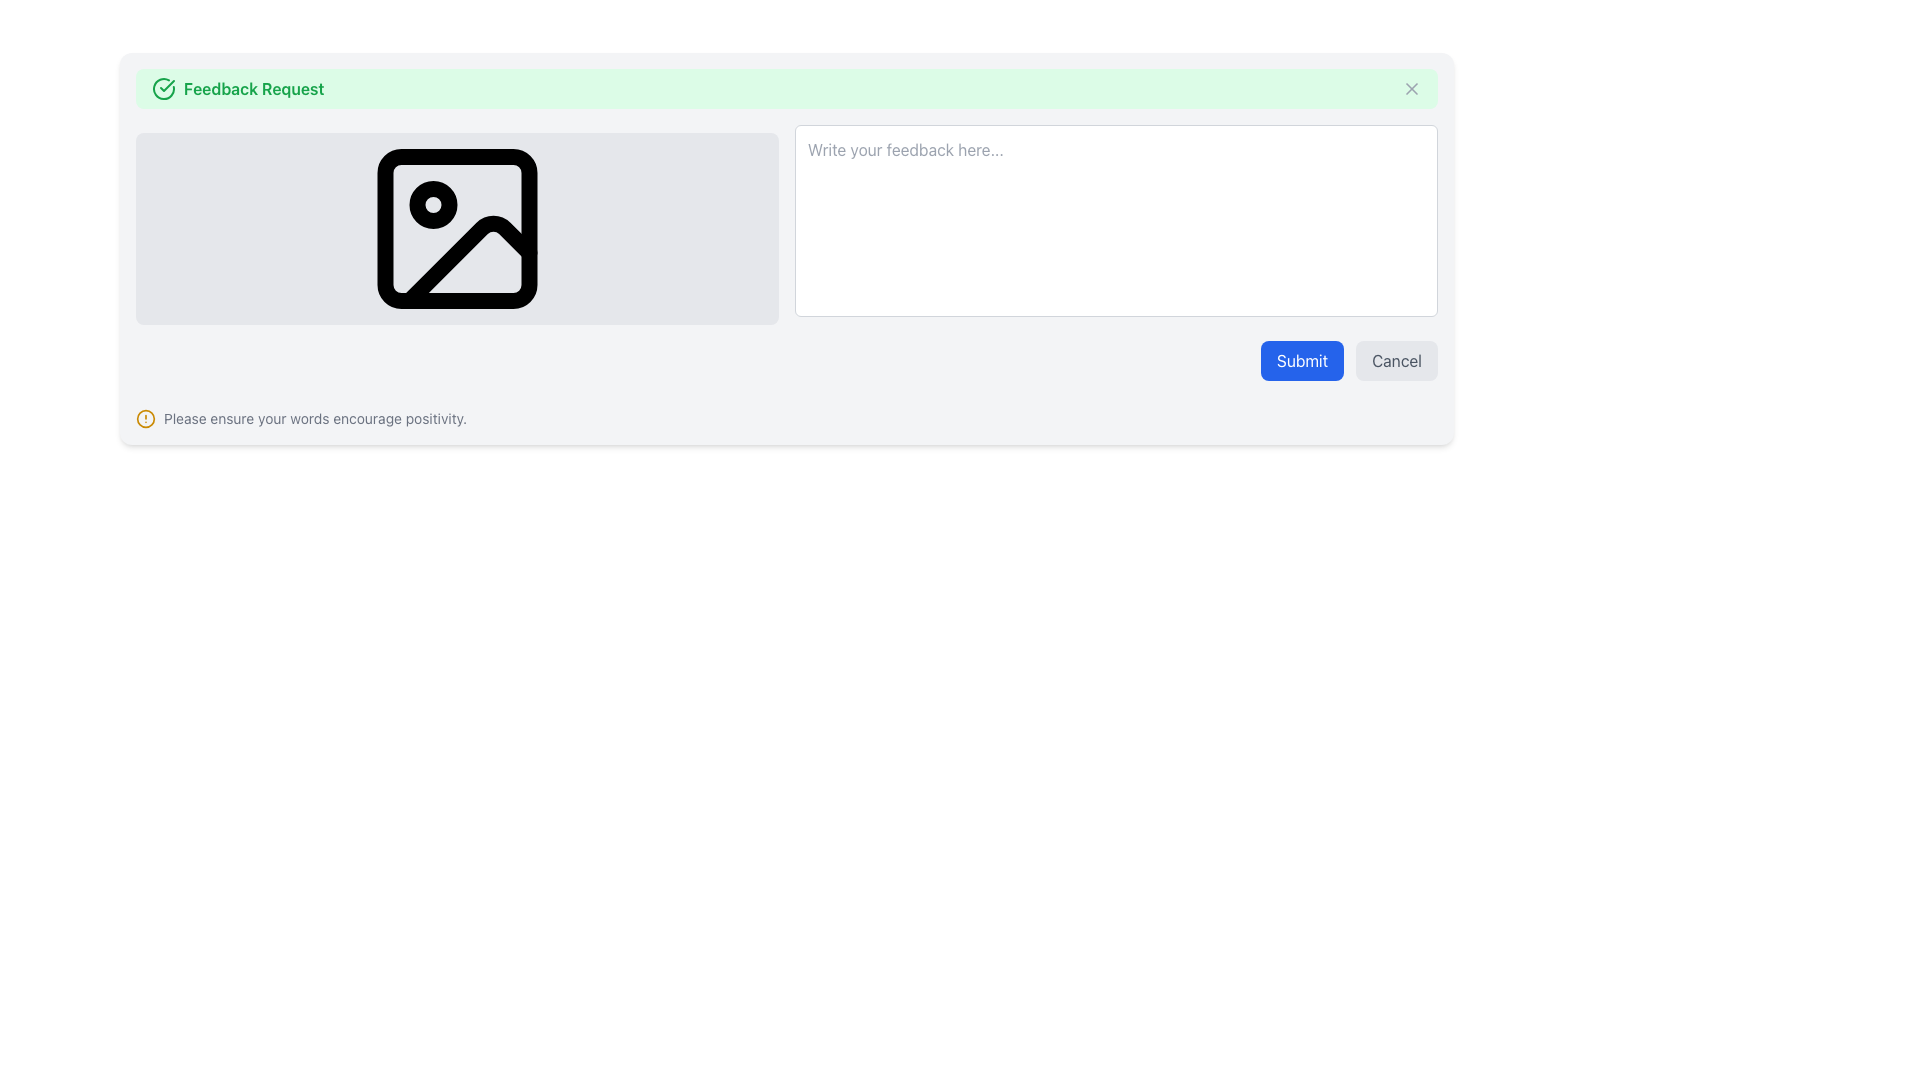  Describe the element at coordinates (167, 84) in the screenshot. I see `the checkmark icon within the green-stroked circular SVG element to indicate confirmation or success` at that location.